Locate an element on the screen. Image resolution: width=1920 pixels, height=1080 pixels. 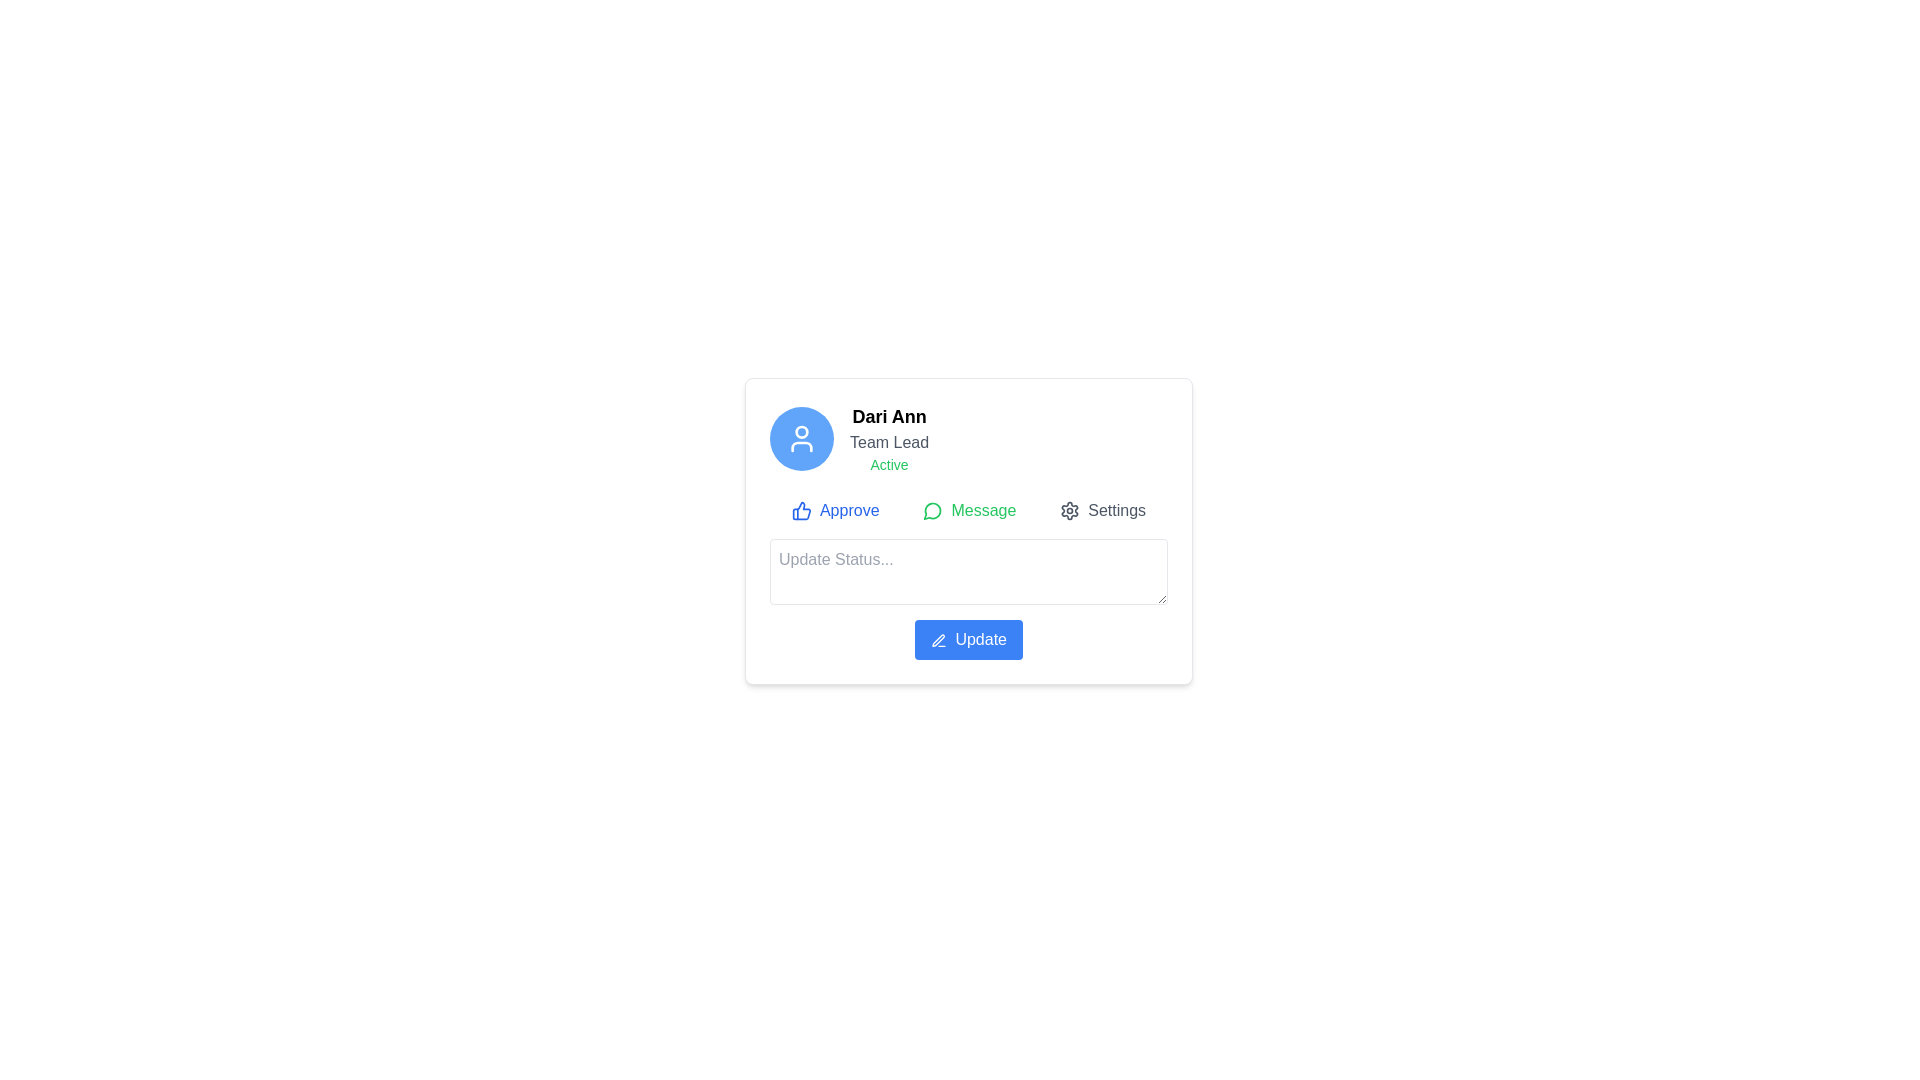
editing icon within the 'Update' button located near the bottom center of the card interface is located at coordinates (937, 640).